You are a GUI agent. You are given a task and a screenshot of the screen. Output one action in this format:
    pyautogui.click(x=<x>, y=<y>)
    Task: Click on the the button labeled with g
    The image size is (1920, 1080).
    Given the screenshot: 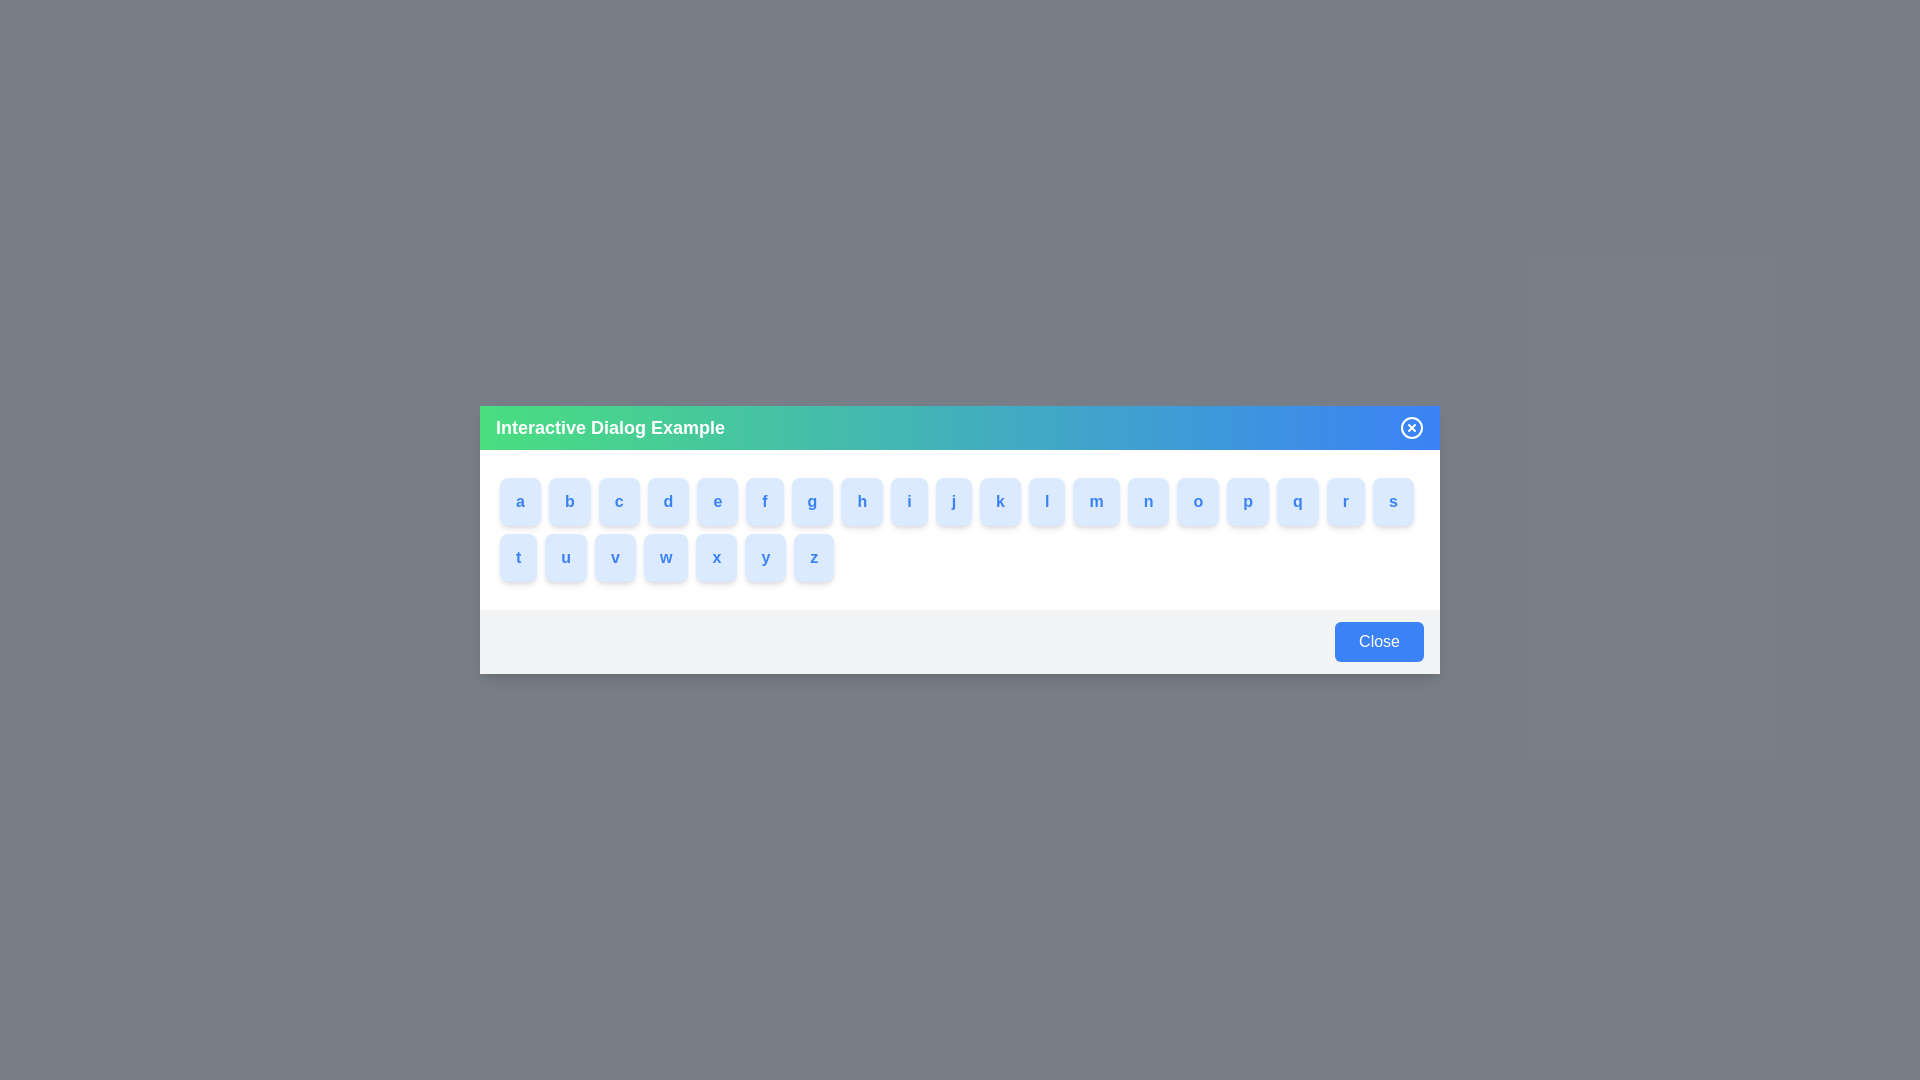 What is the action you would take?
    pyautogui.click(x=820, y=500)
    